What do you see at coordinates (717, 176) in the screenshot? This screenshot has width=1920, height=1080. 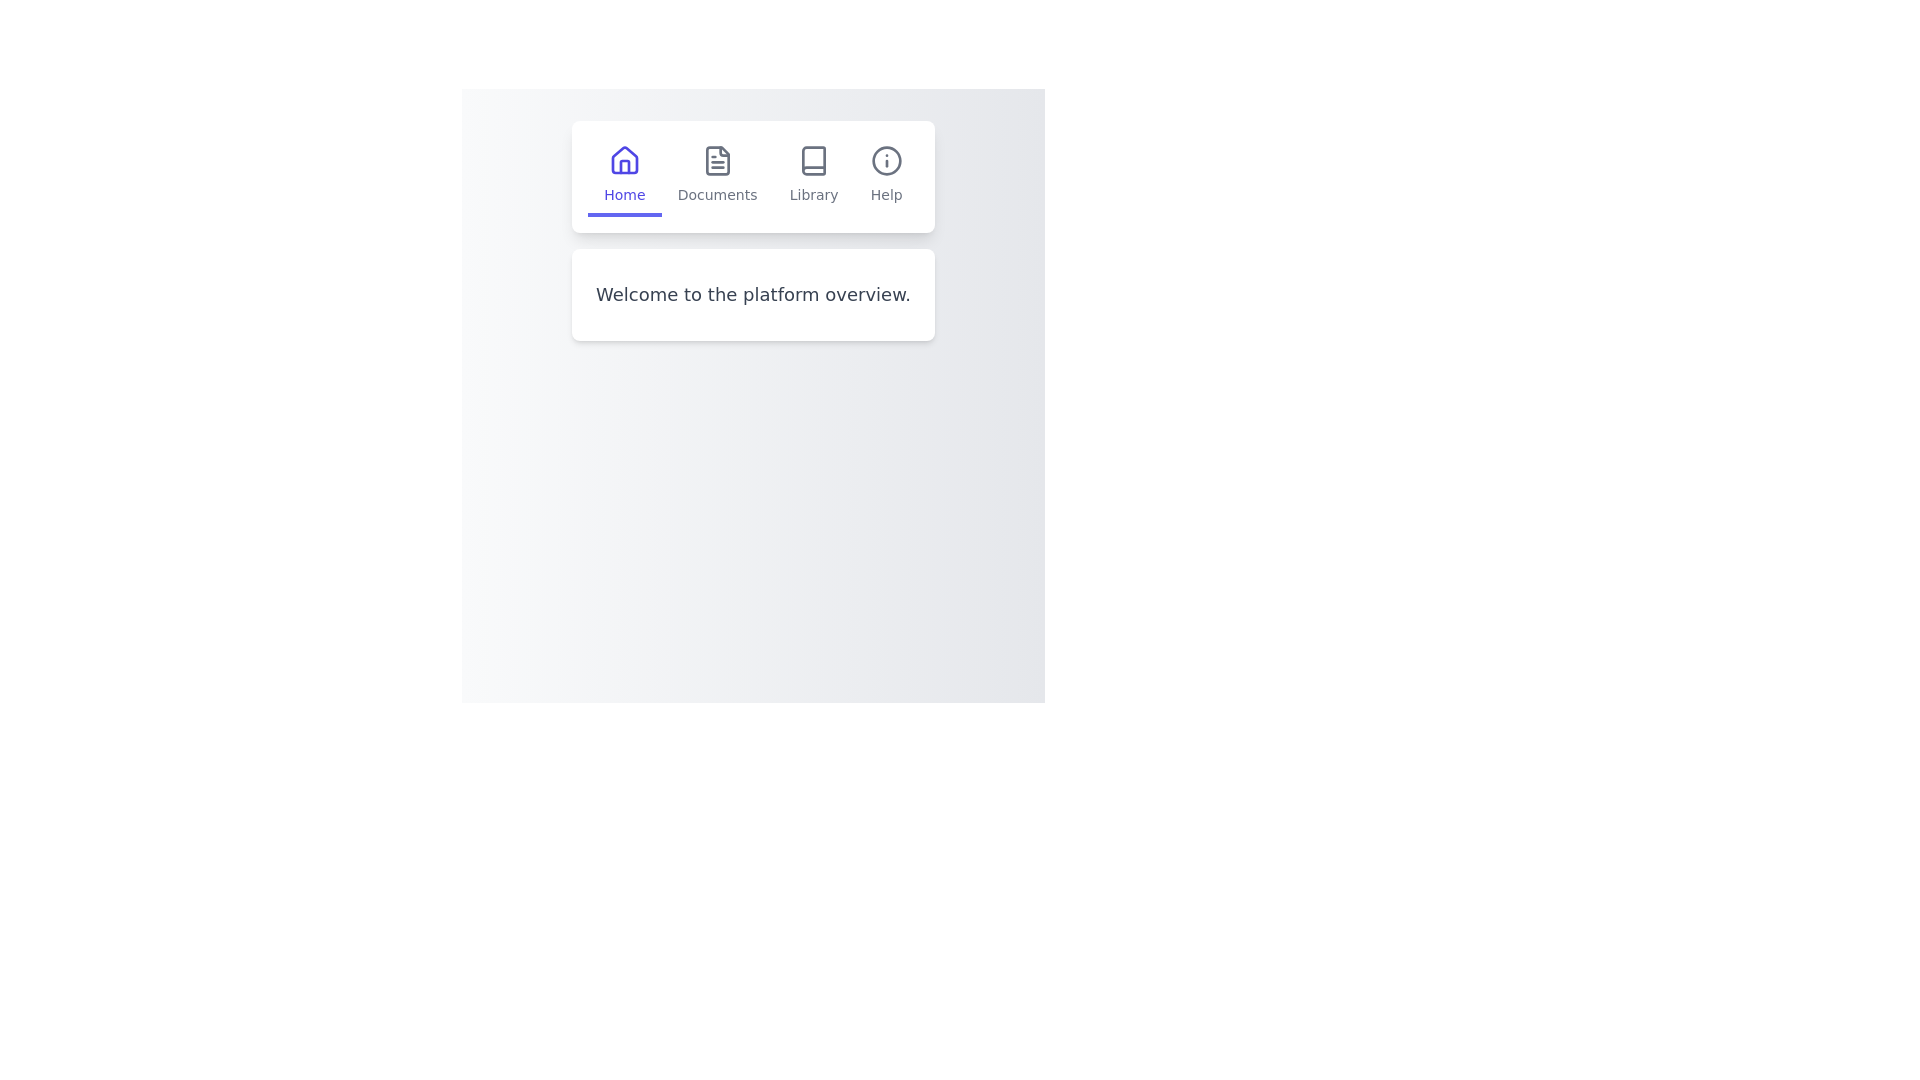 I see `the Documents tab in the navigation bar` at bounding box center [717, 176].